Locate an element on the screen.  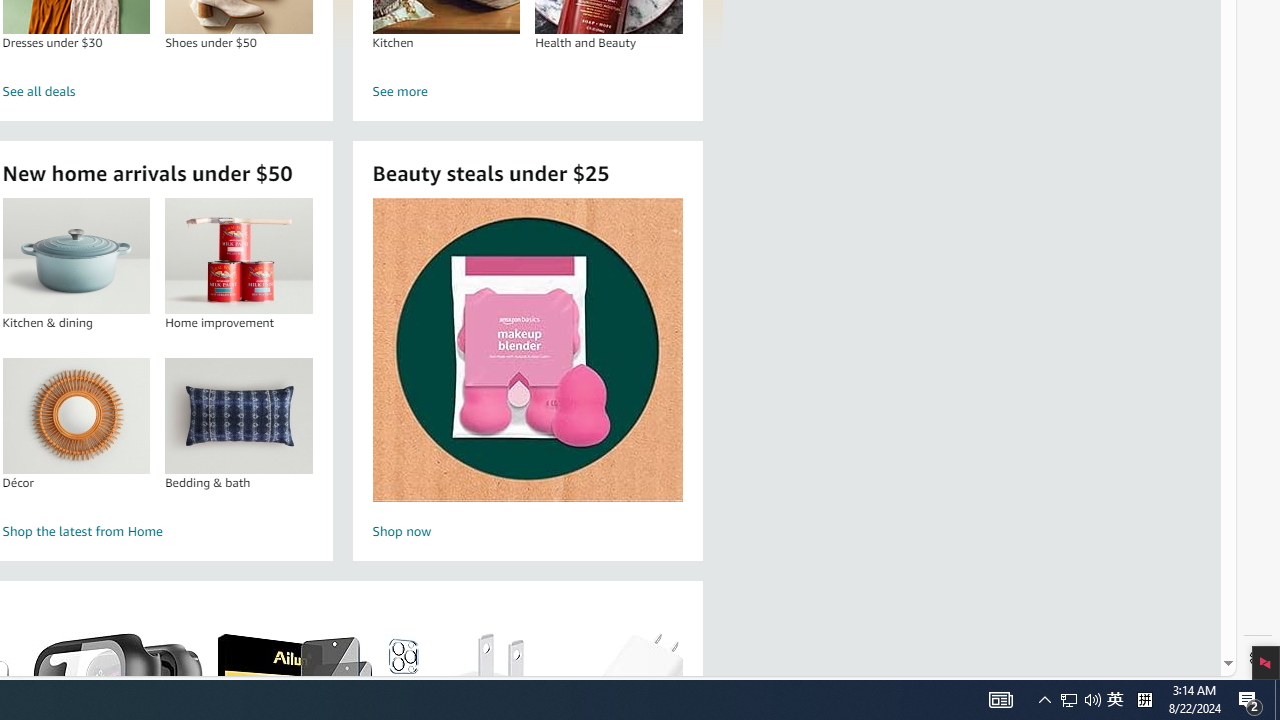
'Bedding & bath' is located at coordinates (239, 414).